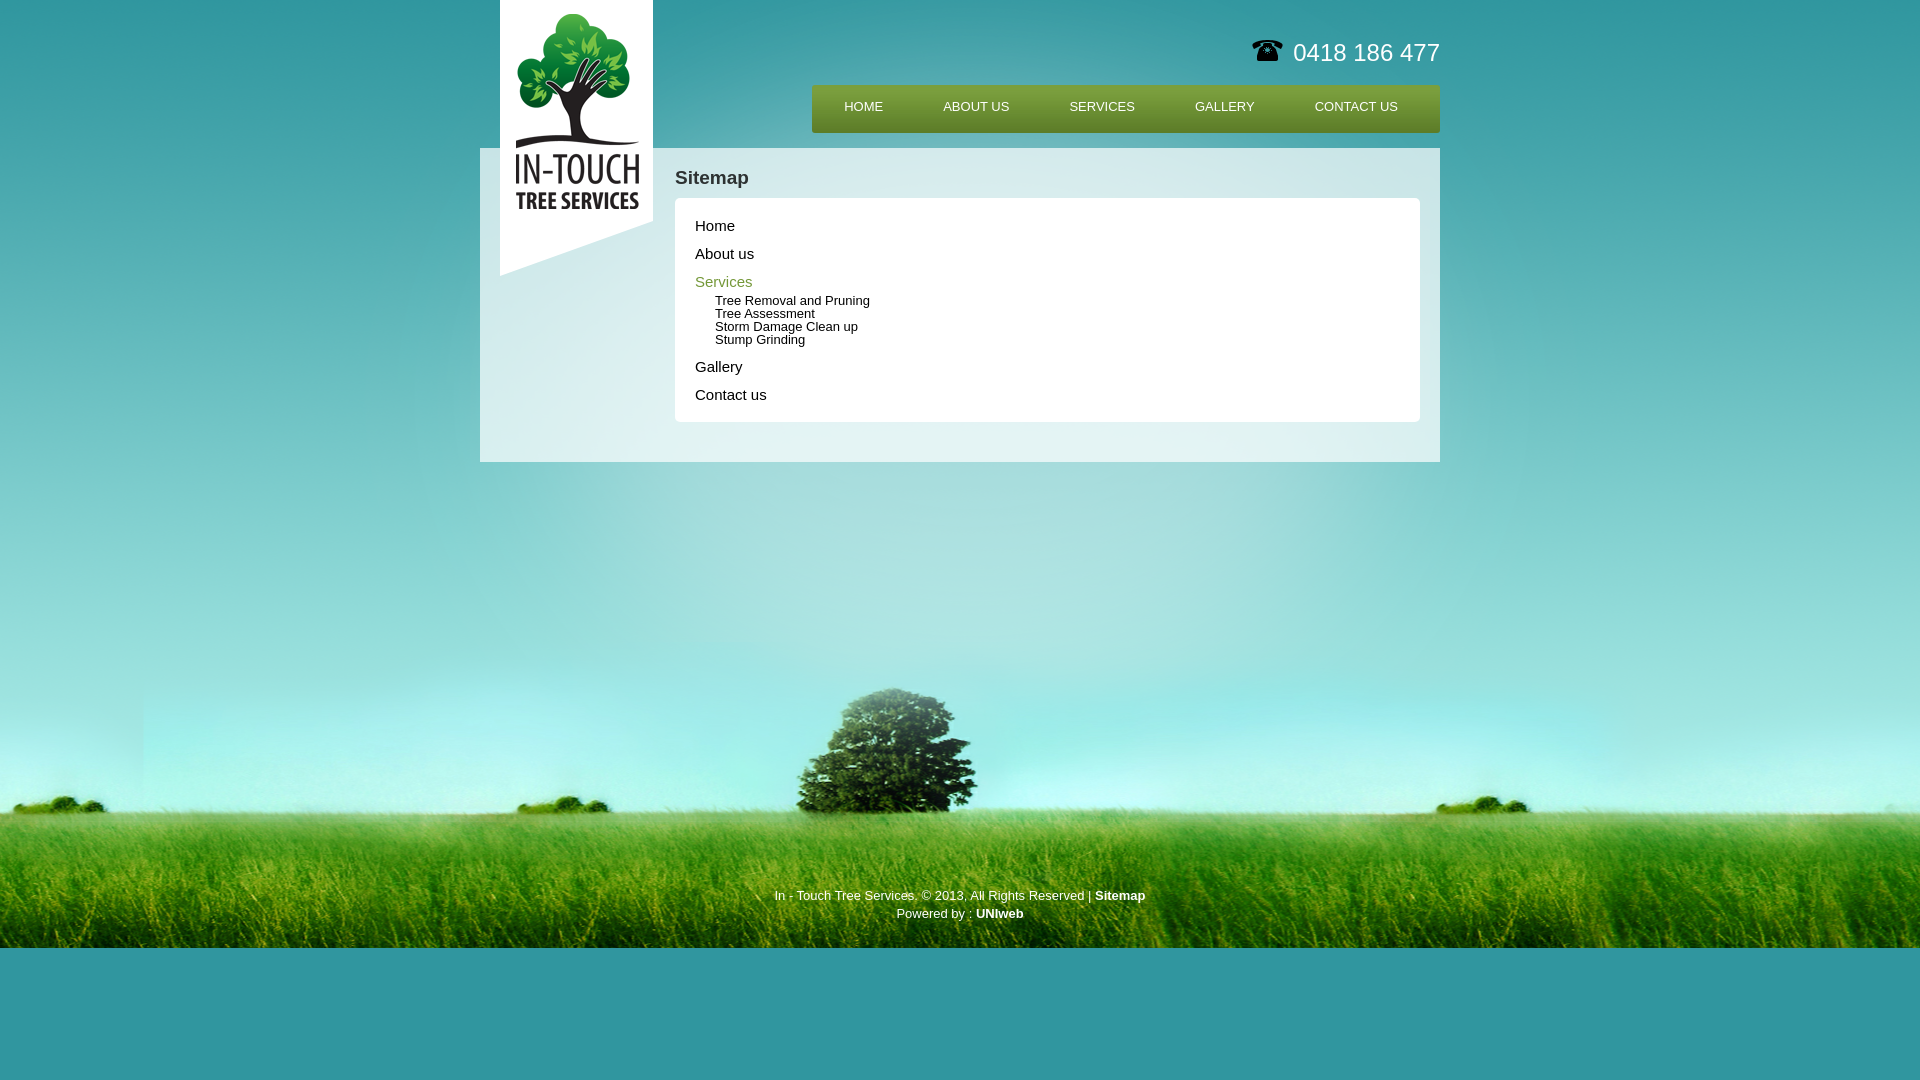  What do you see at coordinates (695, 225) in the screenshot?
I see `'Home'` at bounding box center [695, 225].